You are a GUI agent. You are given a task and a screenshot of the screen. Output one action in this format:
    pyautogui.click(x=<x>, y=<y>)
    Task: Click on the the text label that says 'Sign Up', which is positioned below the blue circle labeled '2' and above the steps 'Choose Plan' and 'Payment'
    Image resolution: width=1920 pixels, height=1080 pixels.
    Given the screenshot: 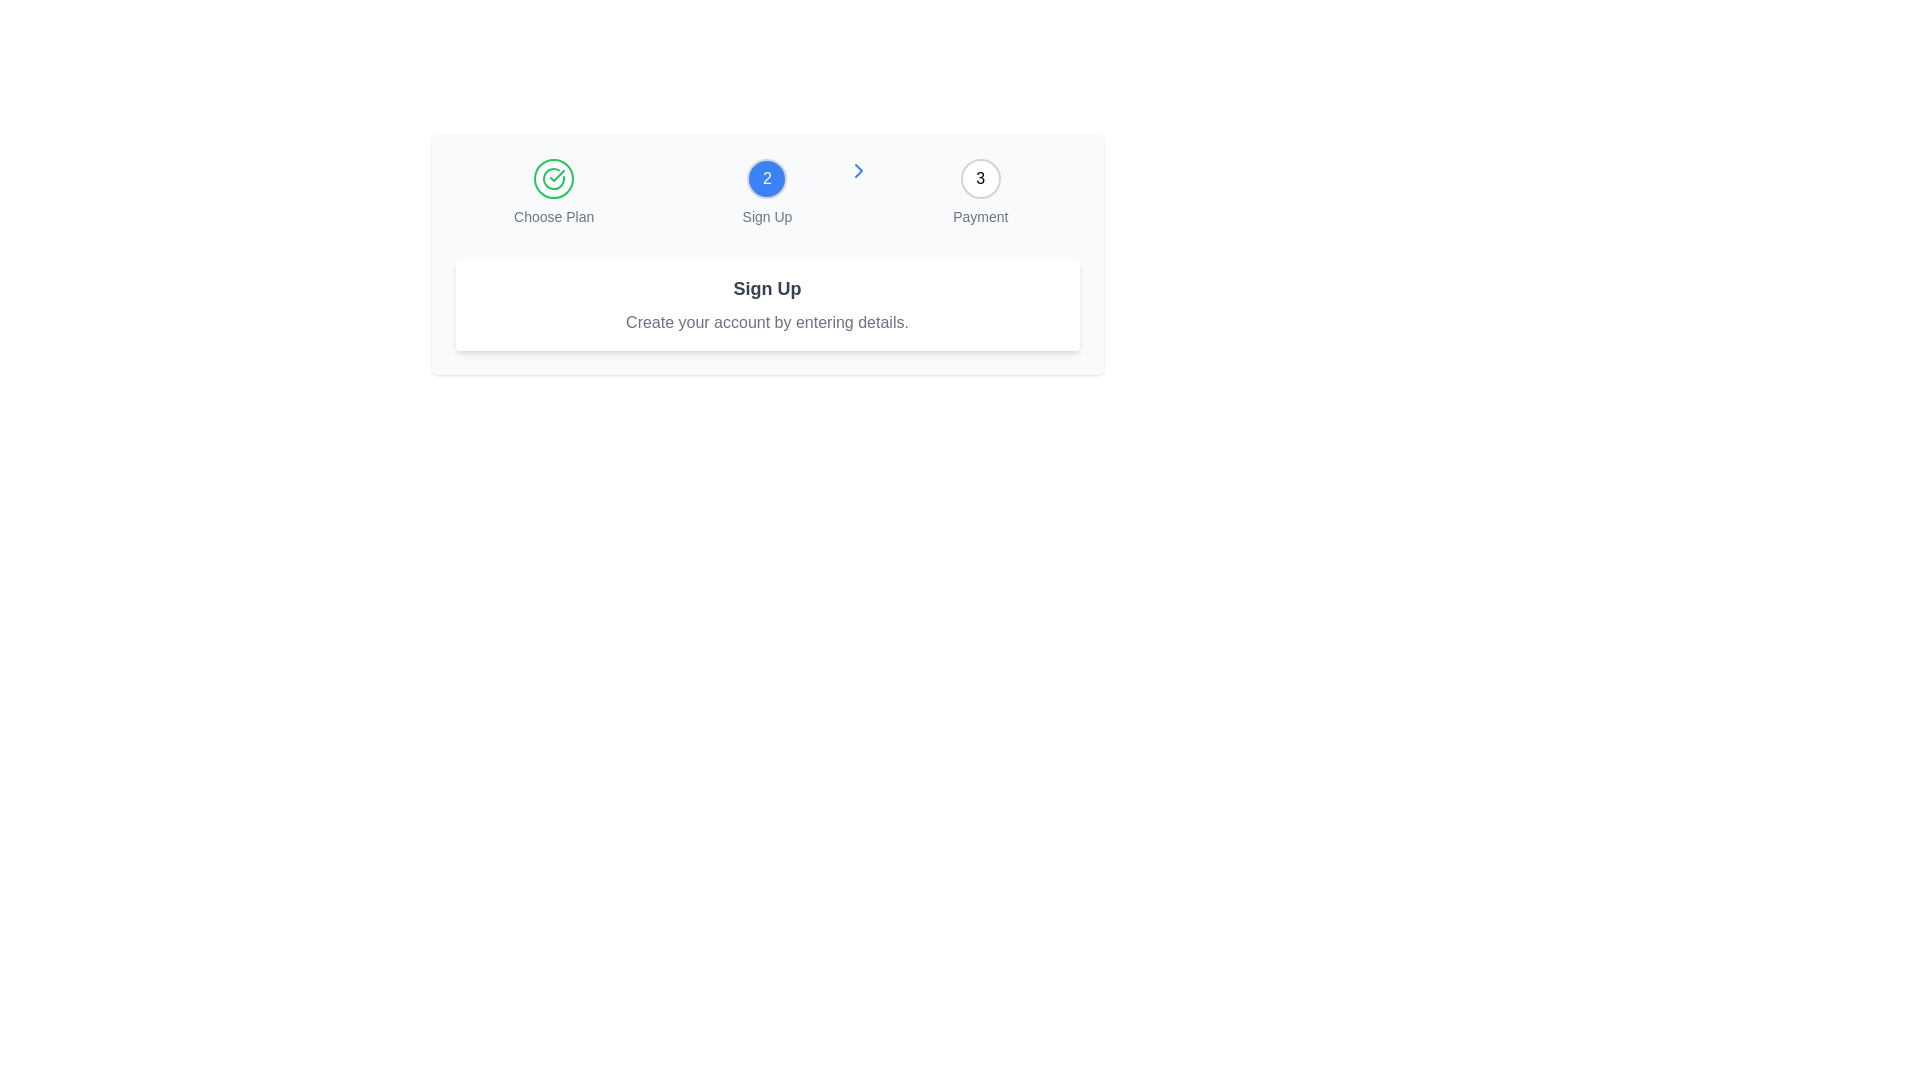 What is the action you would take?
    pyautogui.click(x=766, y=216)
    